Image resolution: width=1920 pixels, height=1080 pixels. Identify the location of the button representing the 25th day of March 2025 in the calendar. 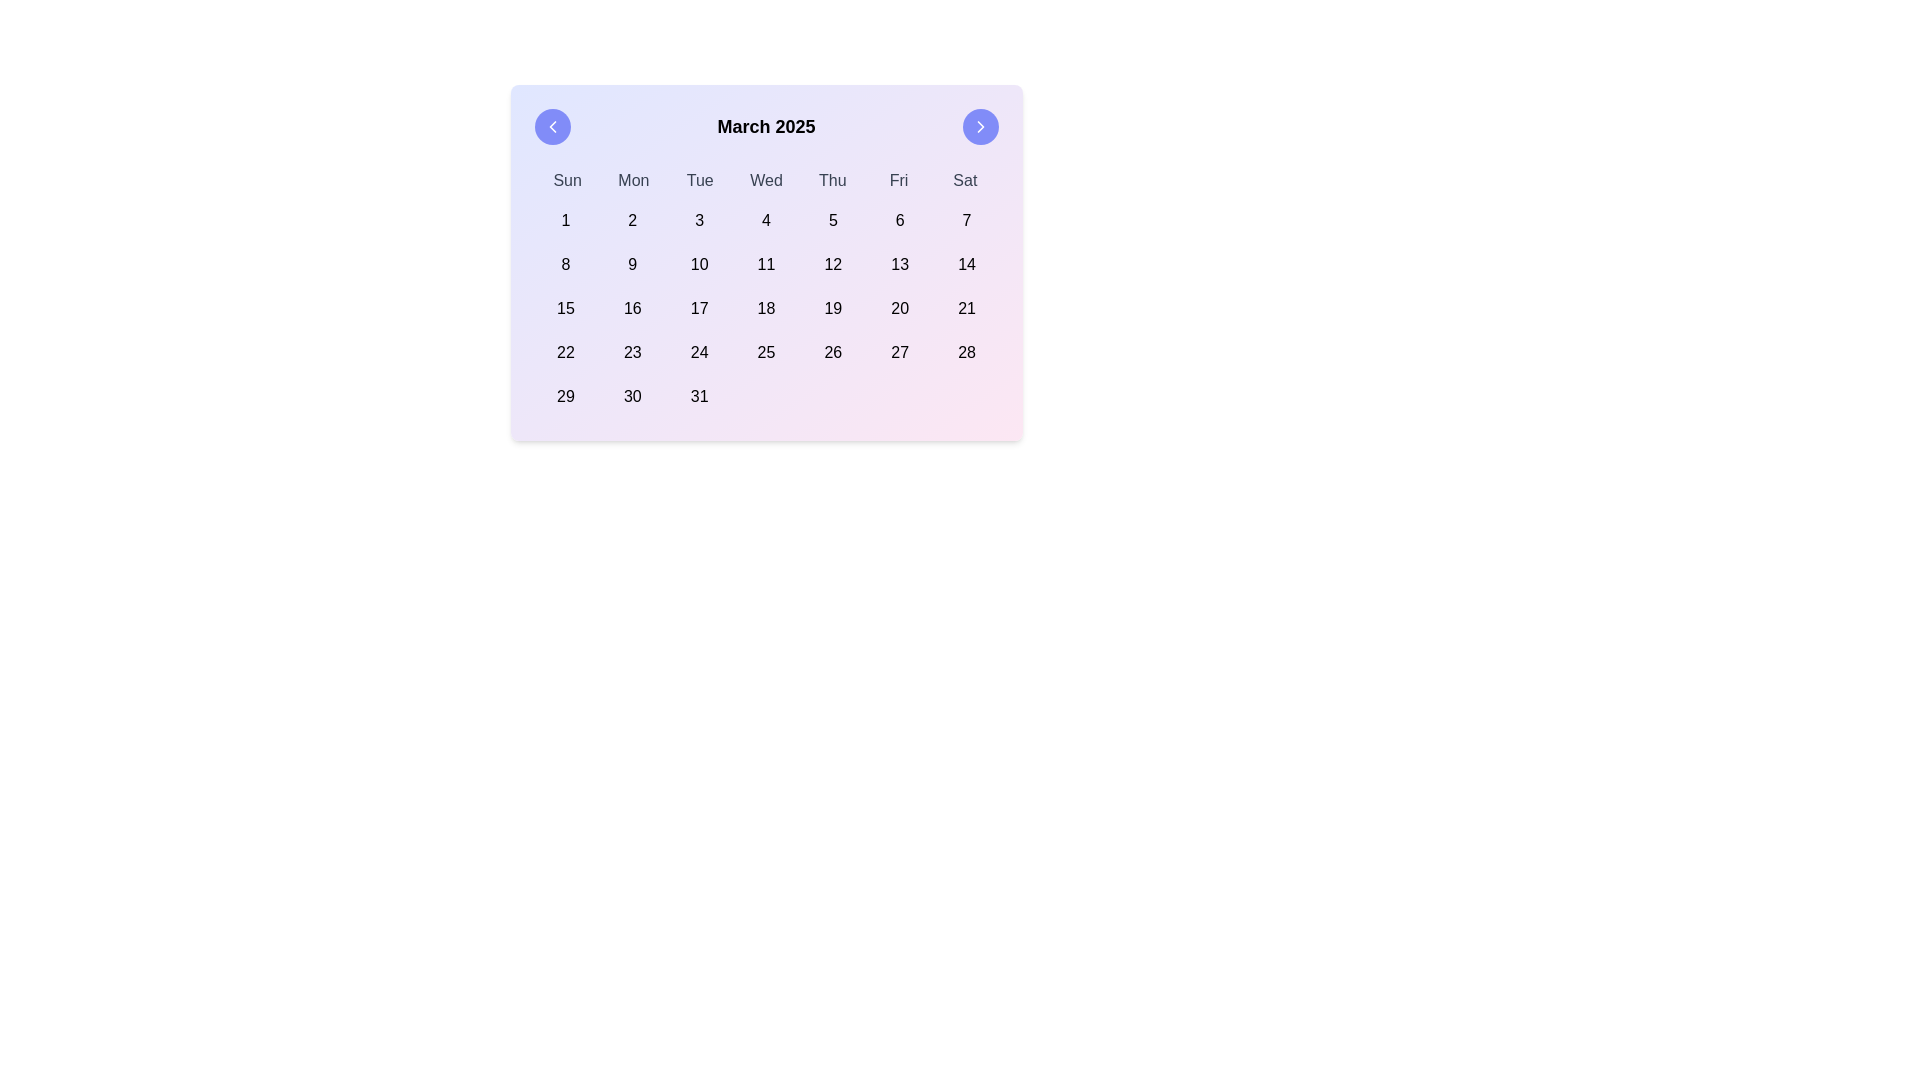
(765, 352).